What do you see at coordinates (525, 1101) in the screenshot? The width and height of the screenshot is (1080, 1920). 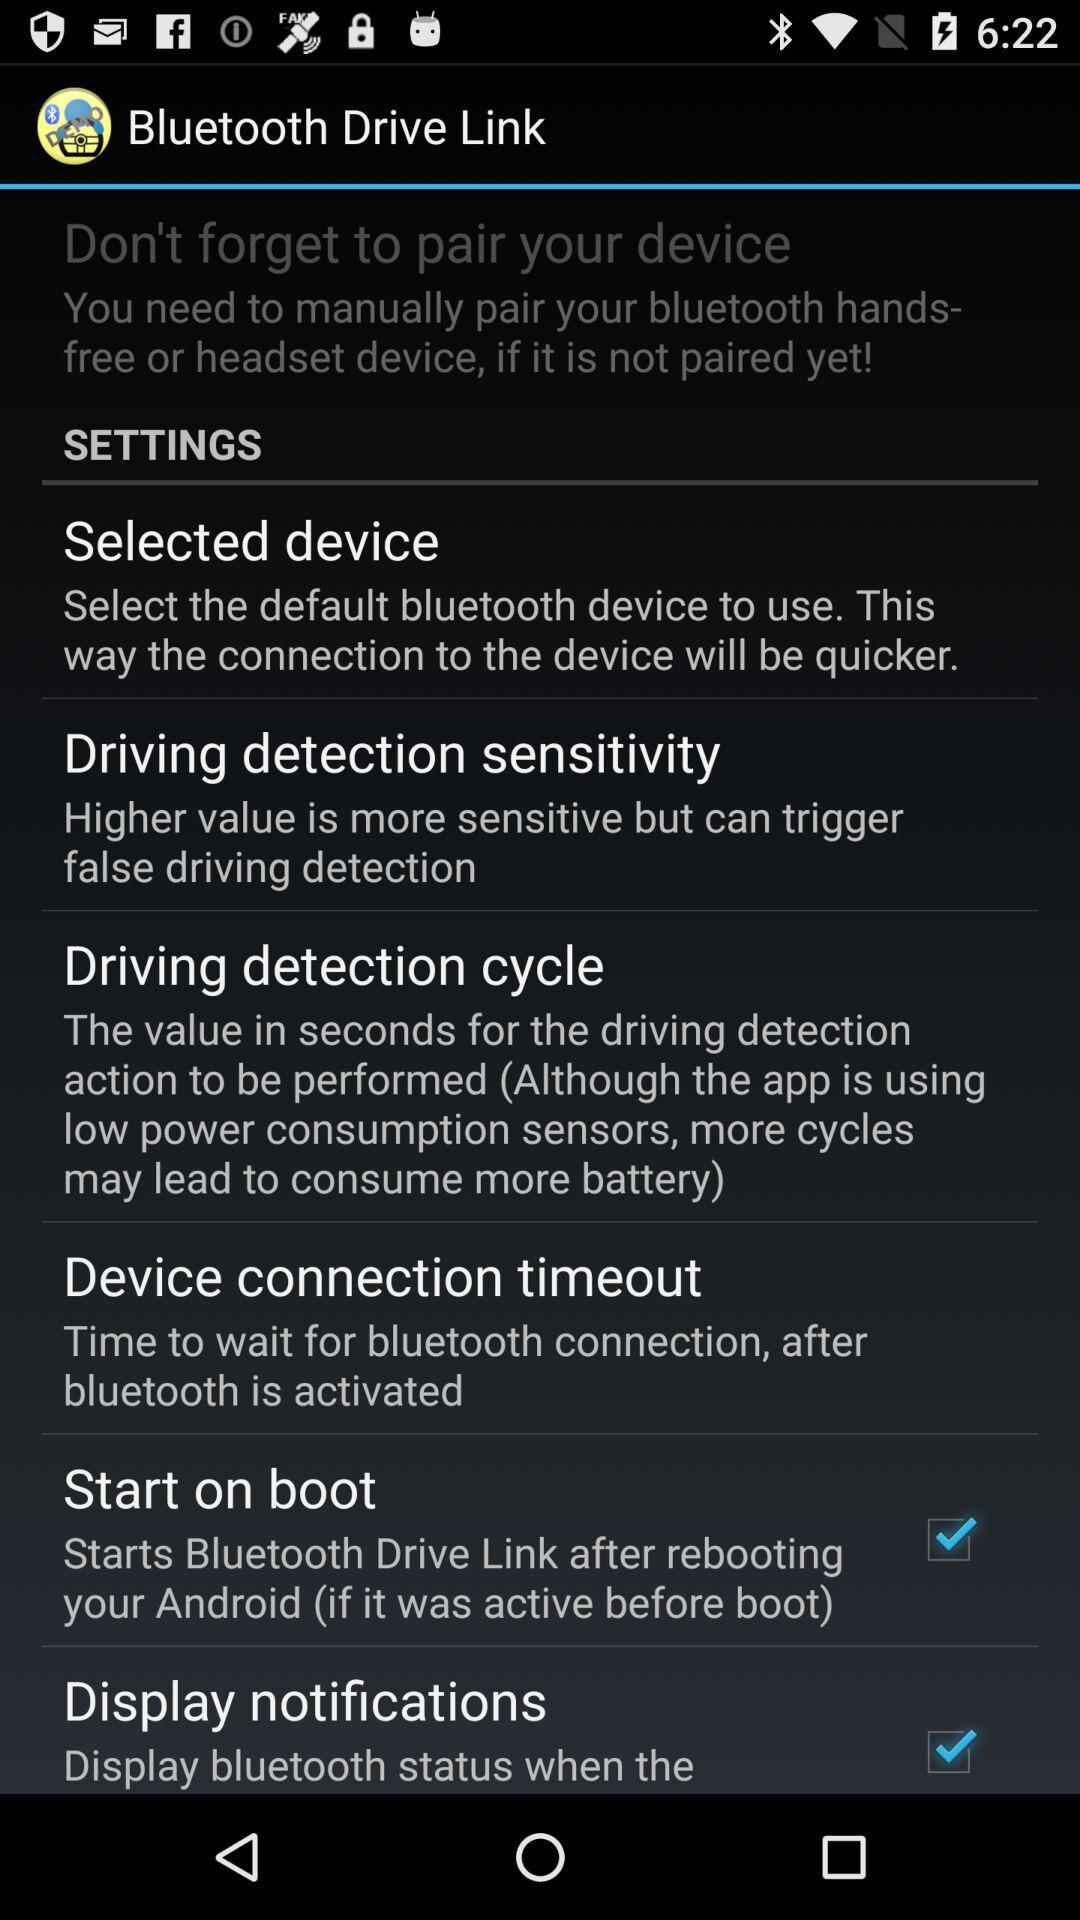 I see `the icon below the driving detection cycle icon` at bounding box center [525, 1101].